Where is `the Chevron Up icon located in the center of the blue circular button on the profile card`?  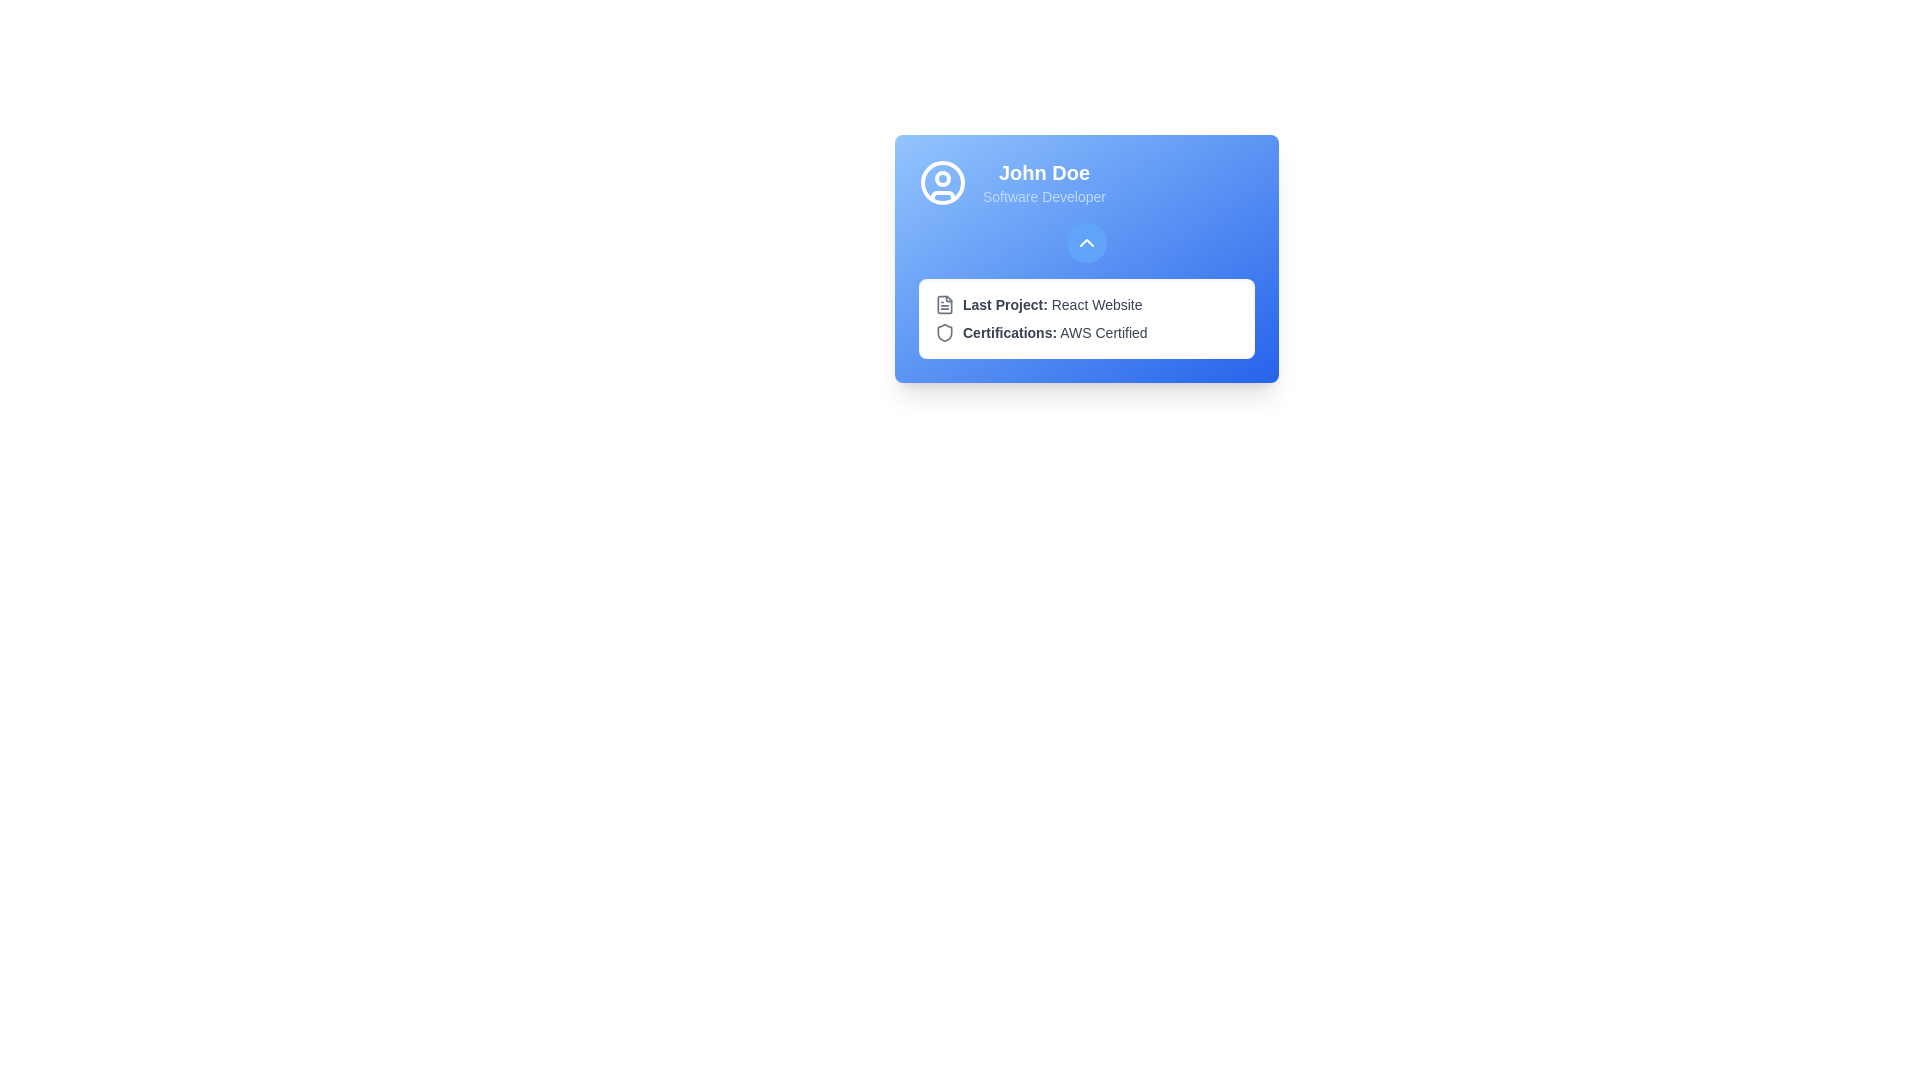 the Chevron Up icon located in the center of the blue circular button on the profile card is located at coordinates (1085, 242).